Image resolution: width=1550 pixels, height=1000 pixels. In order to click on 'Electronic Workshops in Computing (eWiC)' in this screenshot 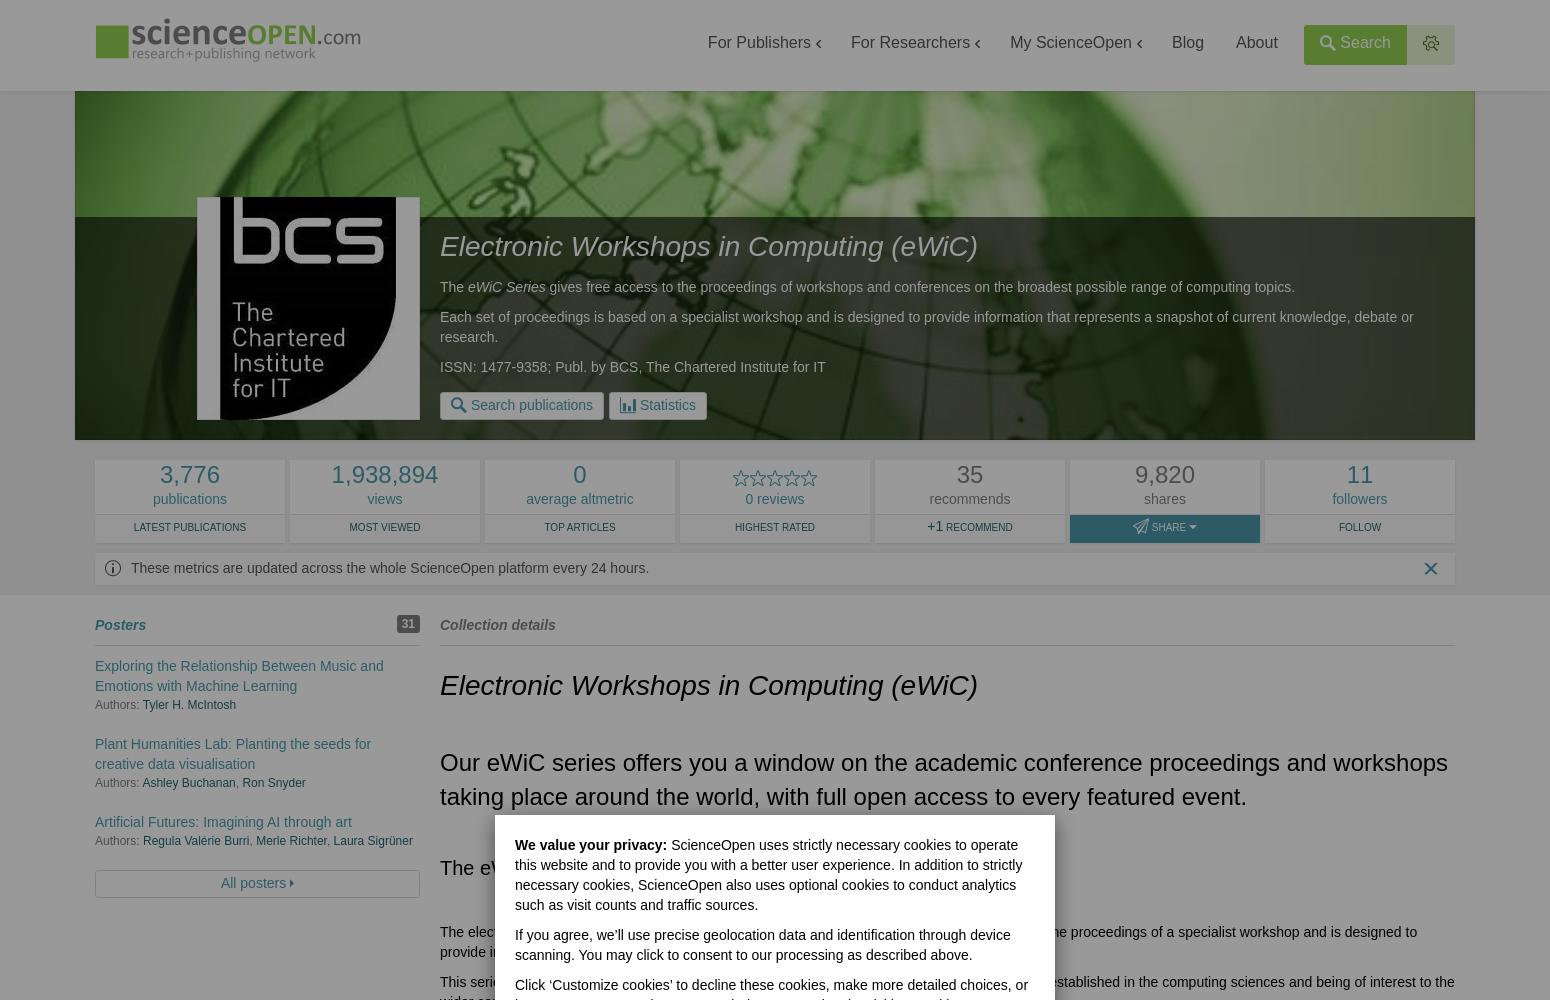, I will do `click(708, 685)`.